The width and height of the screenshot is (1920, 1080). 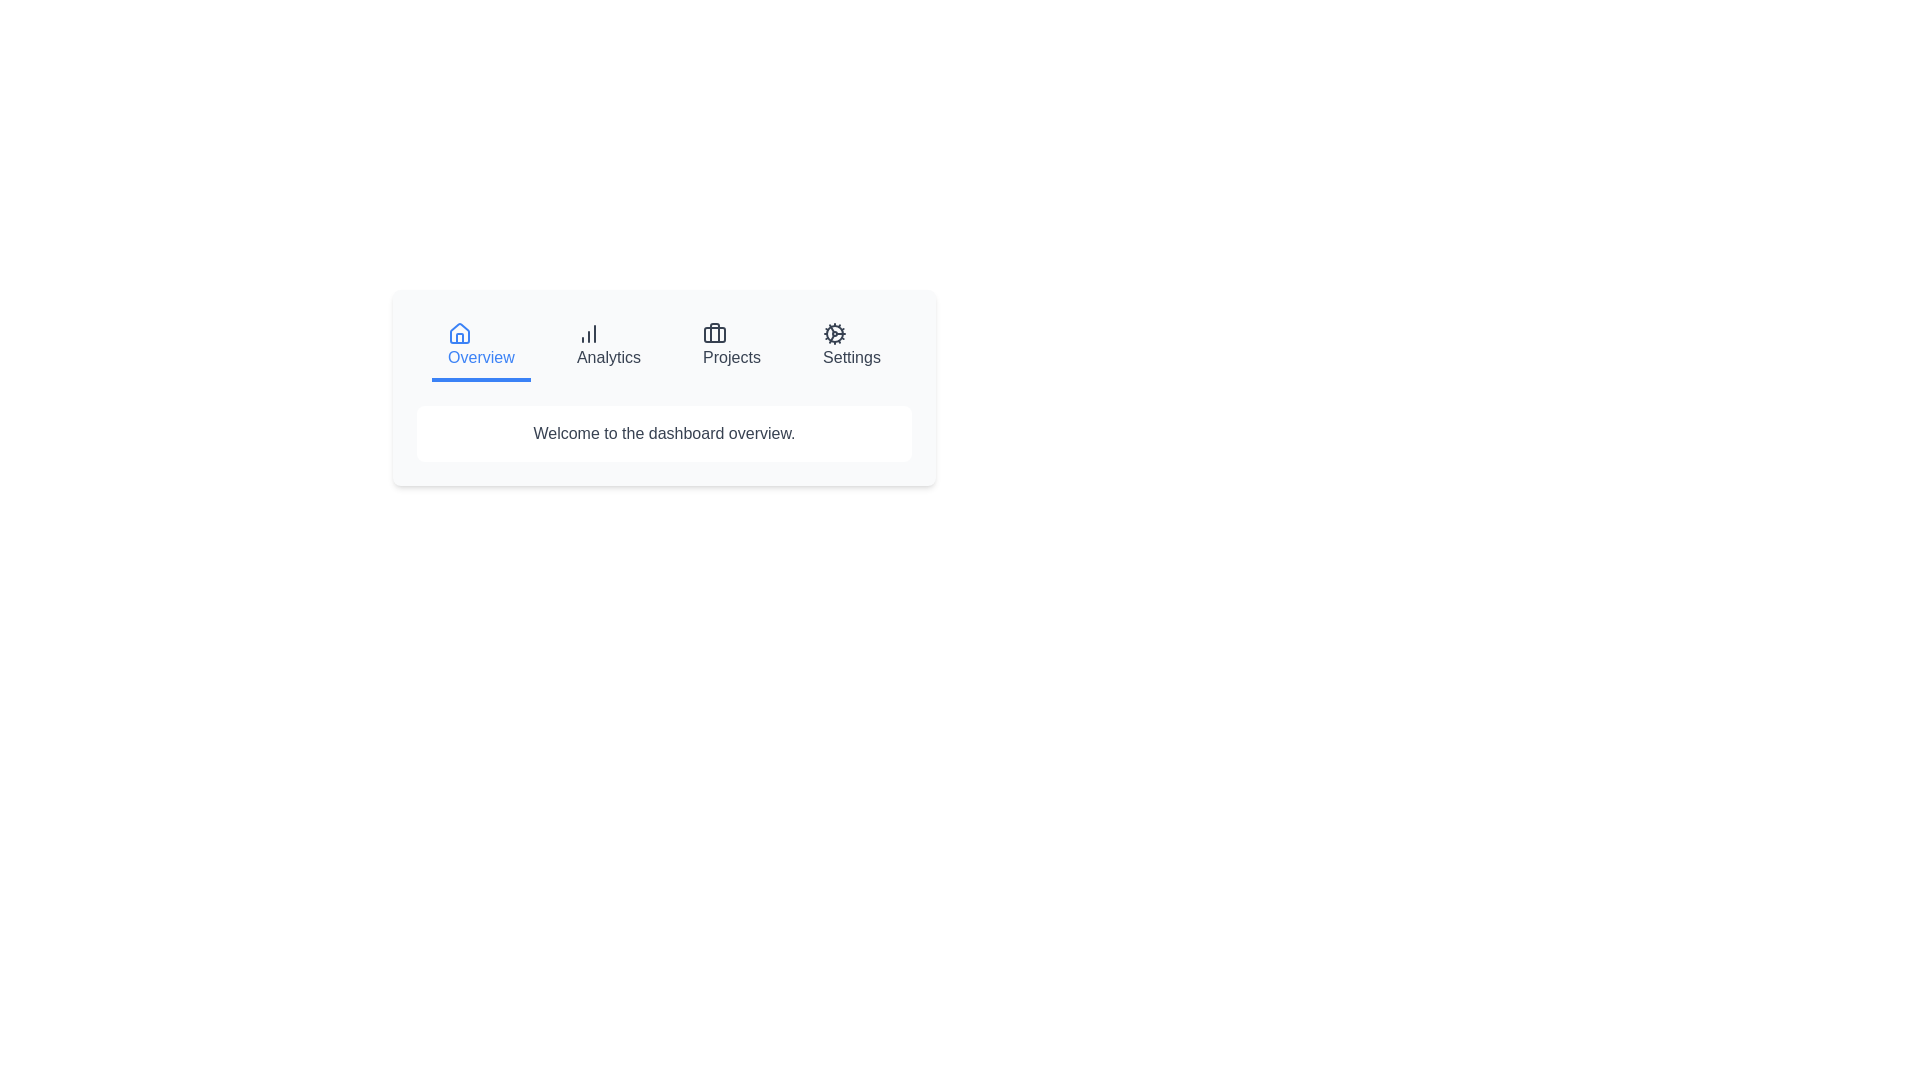 What do you see at coordinates (608, 346) in the screenshot?
I see `the tab labeled Analytics to reveal tooltip information` at bounding box center [608, 346].